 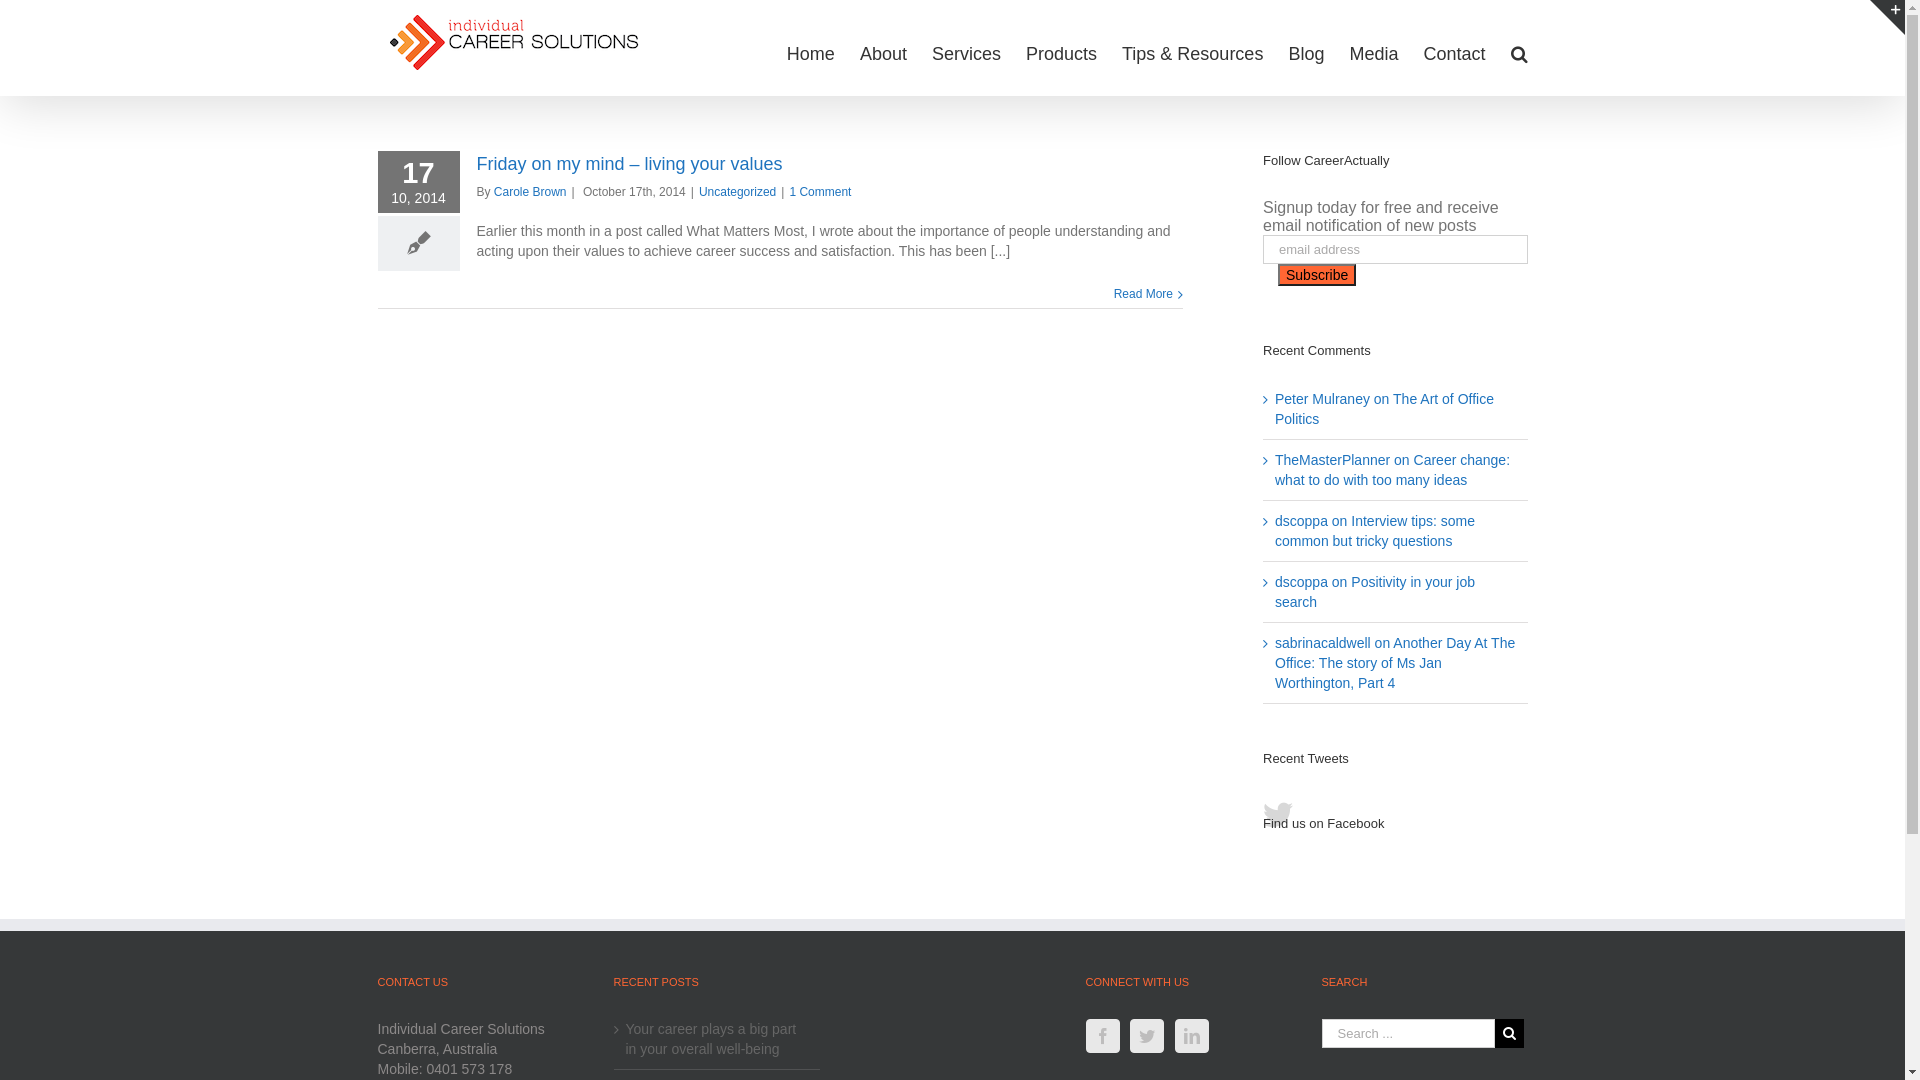 What do you see at coordinates (1323, 643) in the screenshot?
I see `'sabrinacaldwell'` at bounding box center [1323, 643].